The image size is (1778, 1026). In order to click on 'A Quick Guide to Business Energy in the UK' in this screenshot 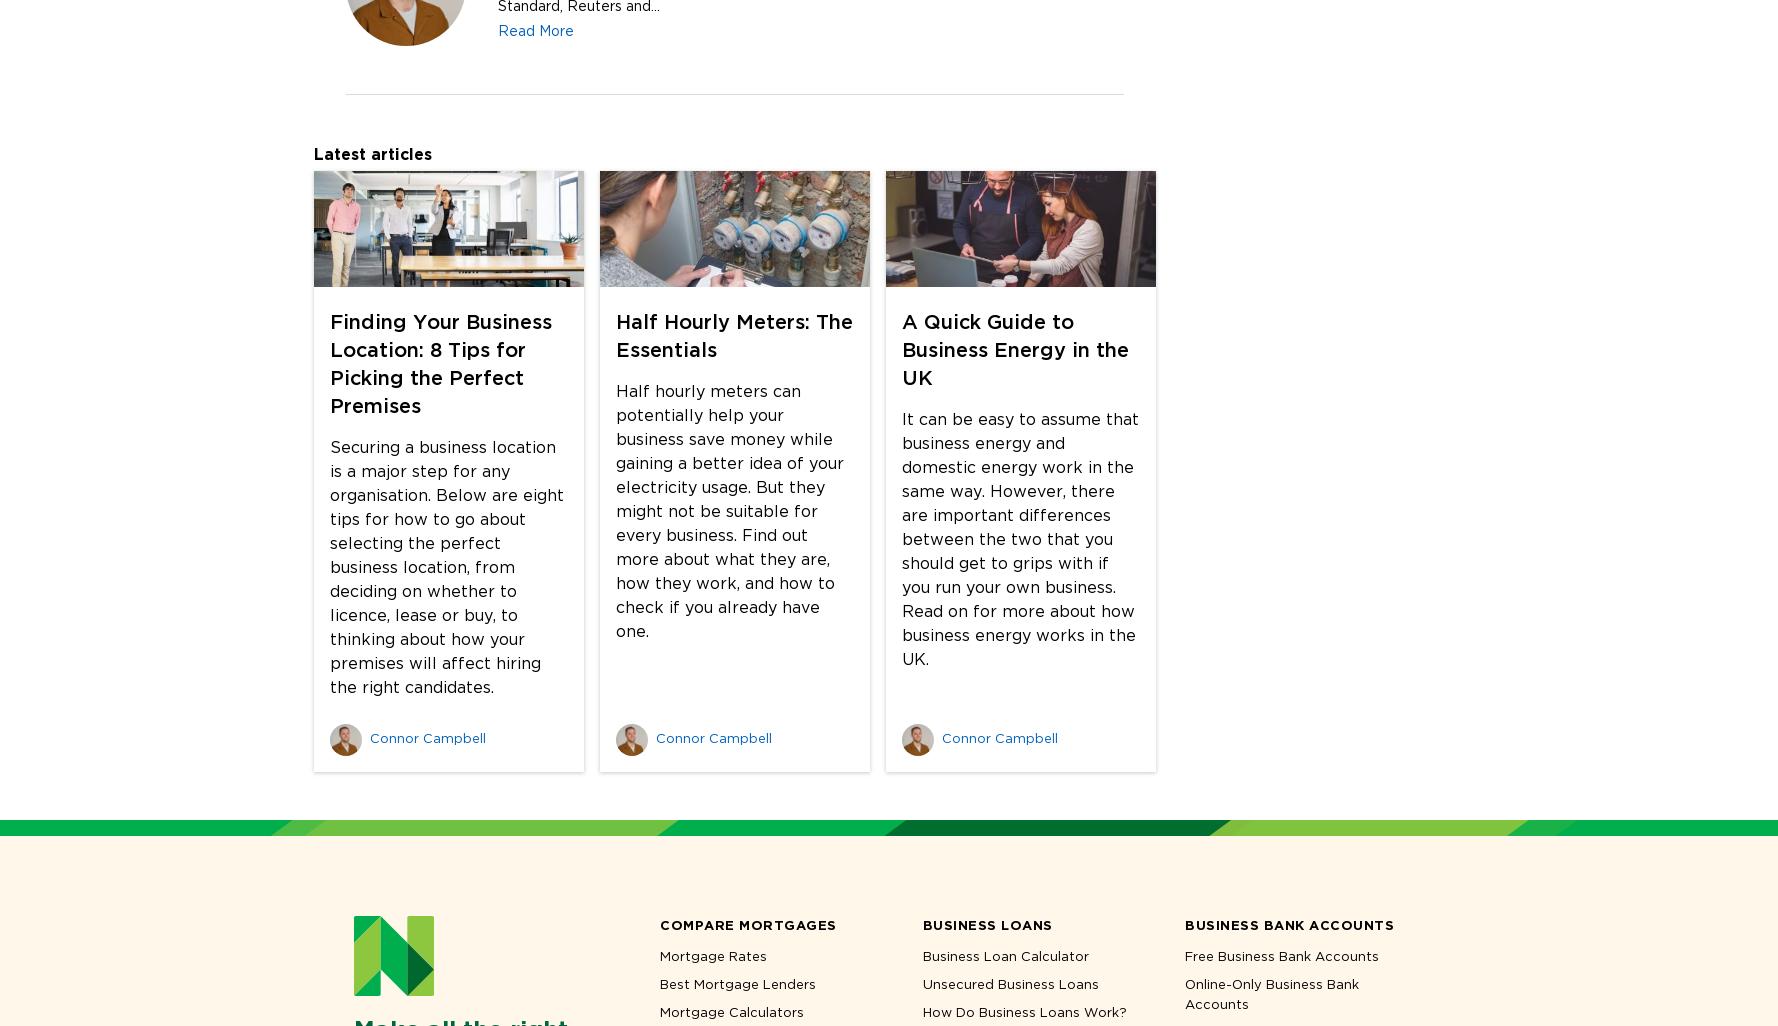, I will do `click(901, 349)`.